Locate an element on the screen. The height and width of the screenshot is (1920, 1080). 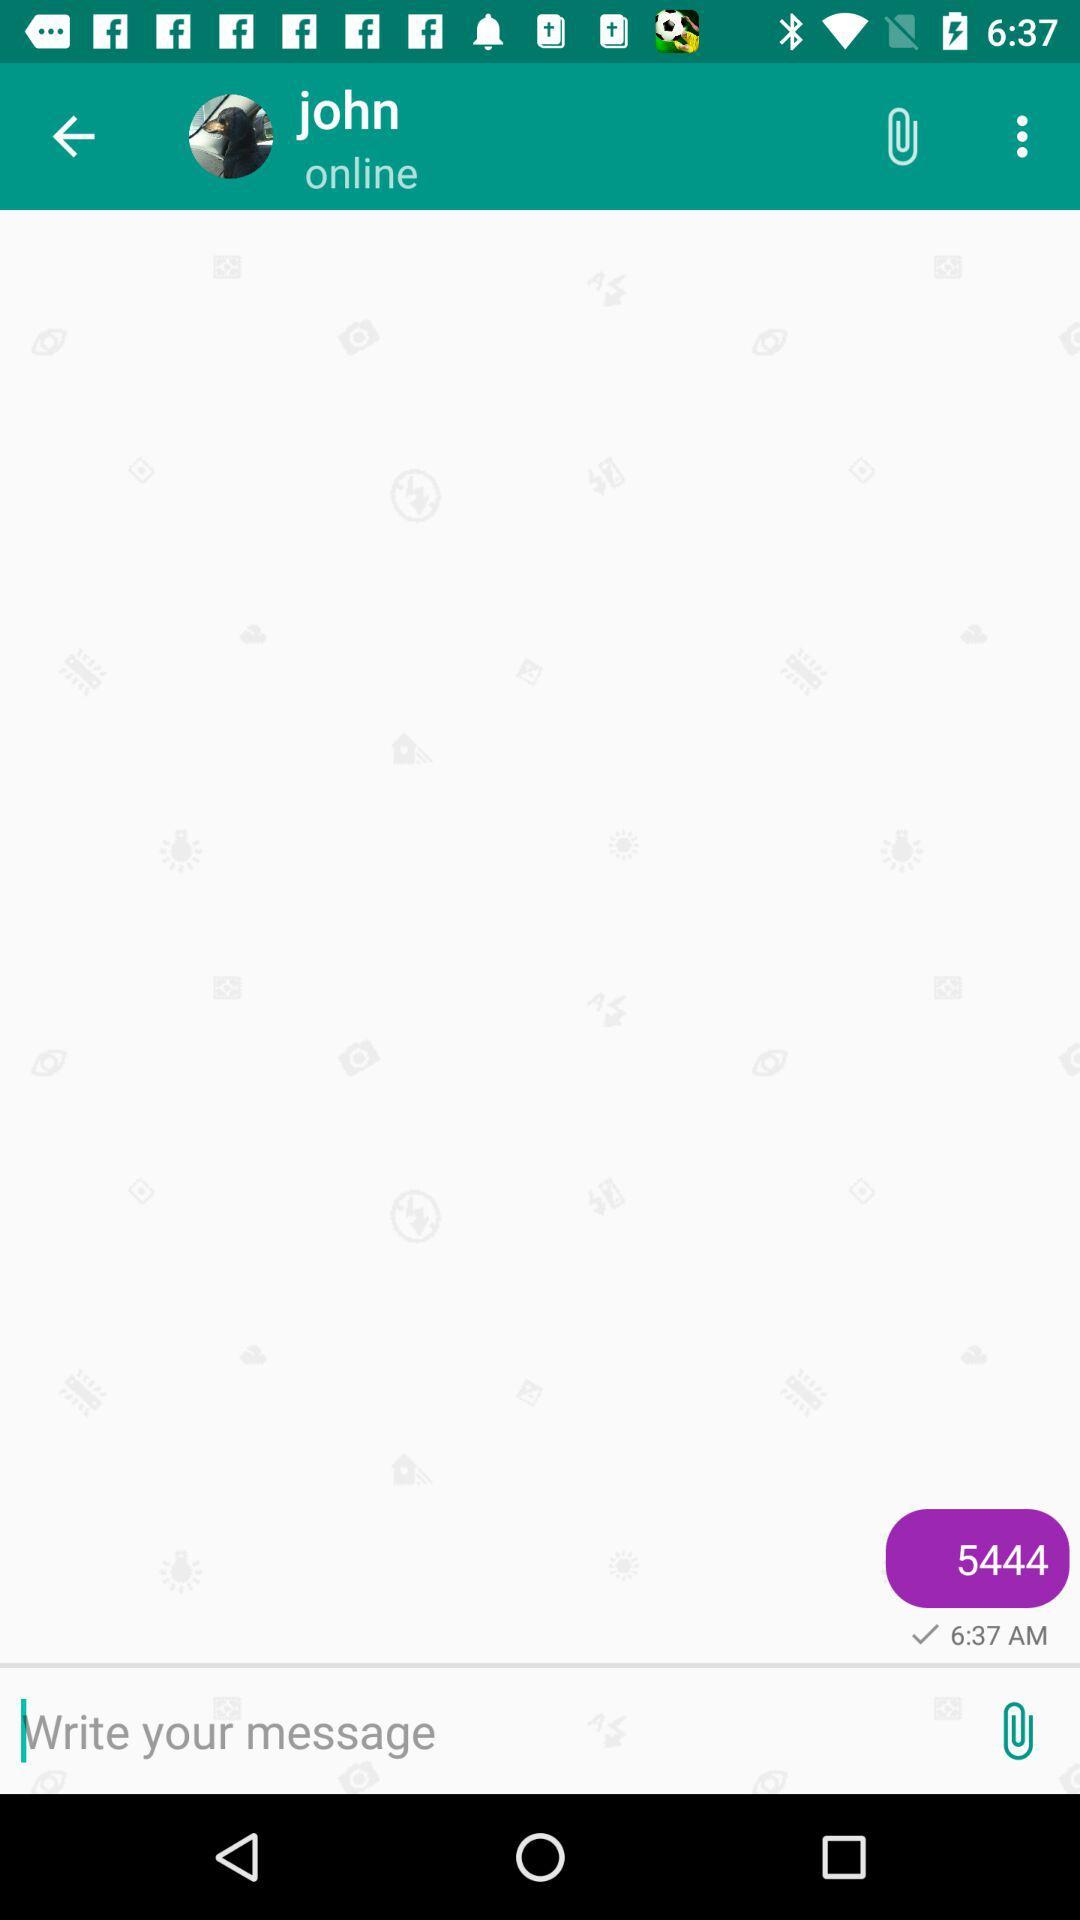
the attach_file icon is located at coordinates (1017, 1730).